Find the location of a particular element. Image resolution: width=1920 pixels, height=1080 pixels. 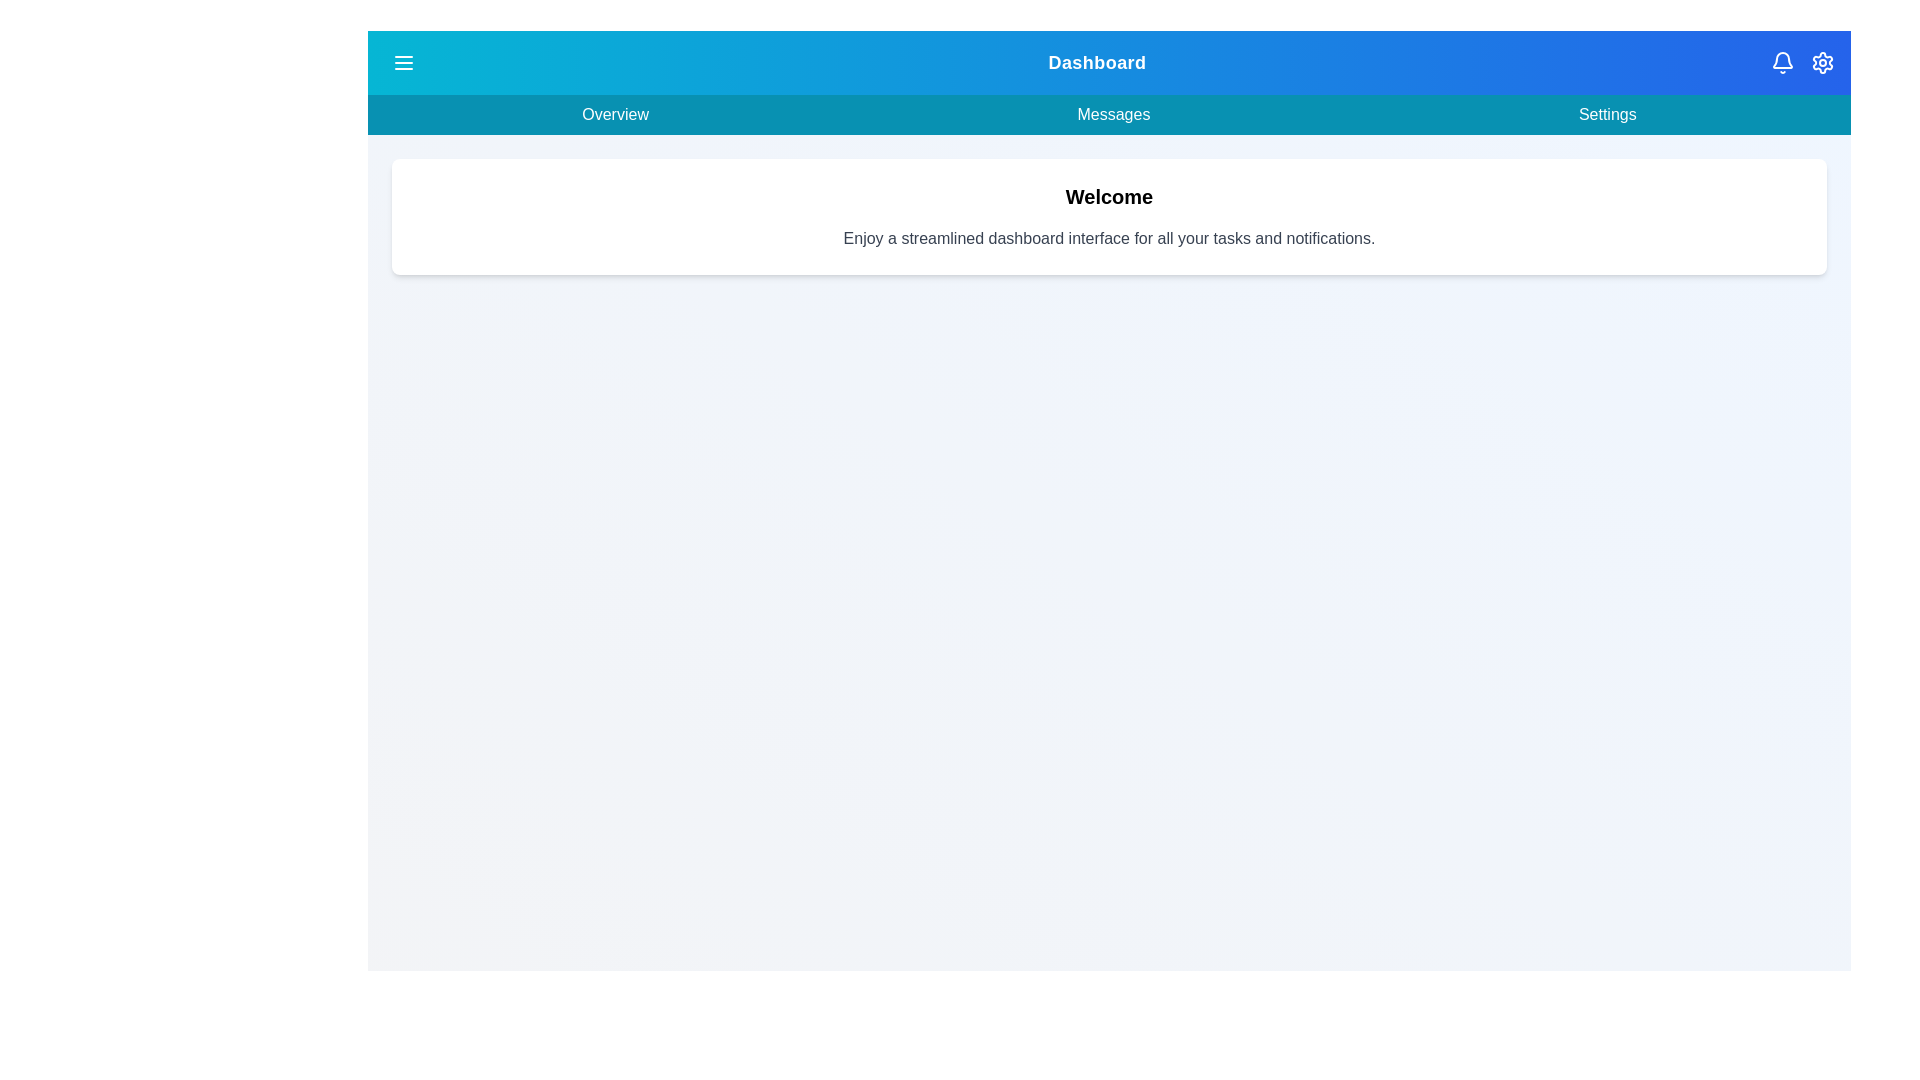

the navigation item Messages to navigate to the corresponding section is located at coordinates (1112, 115).